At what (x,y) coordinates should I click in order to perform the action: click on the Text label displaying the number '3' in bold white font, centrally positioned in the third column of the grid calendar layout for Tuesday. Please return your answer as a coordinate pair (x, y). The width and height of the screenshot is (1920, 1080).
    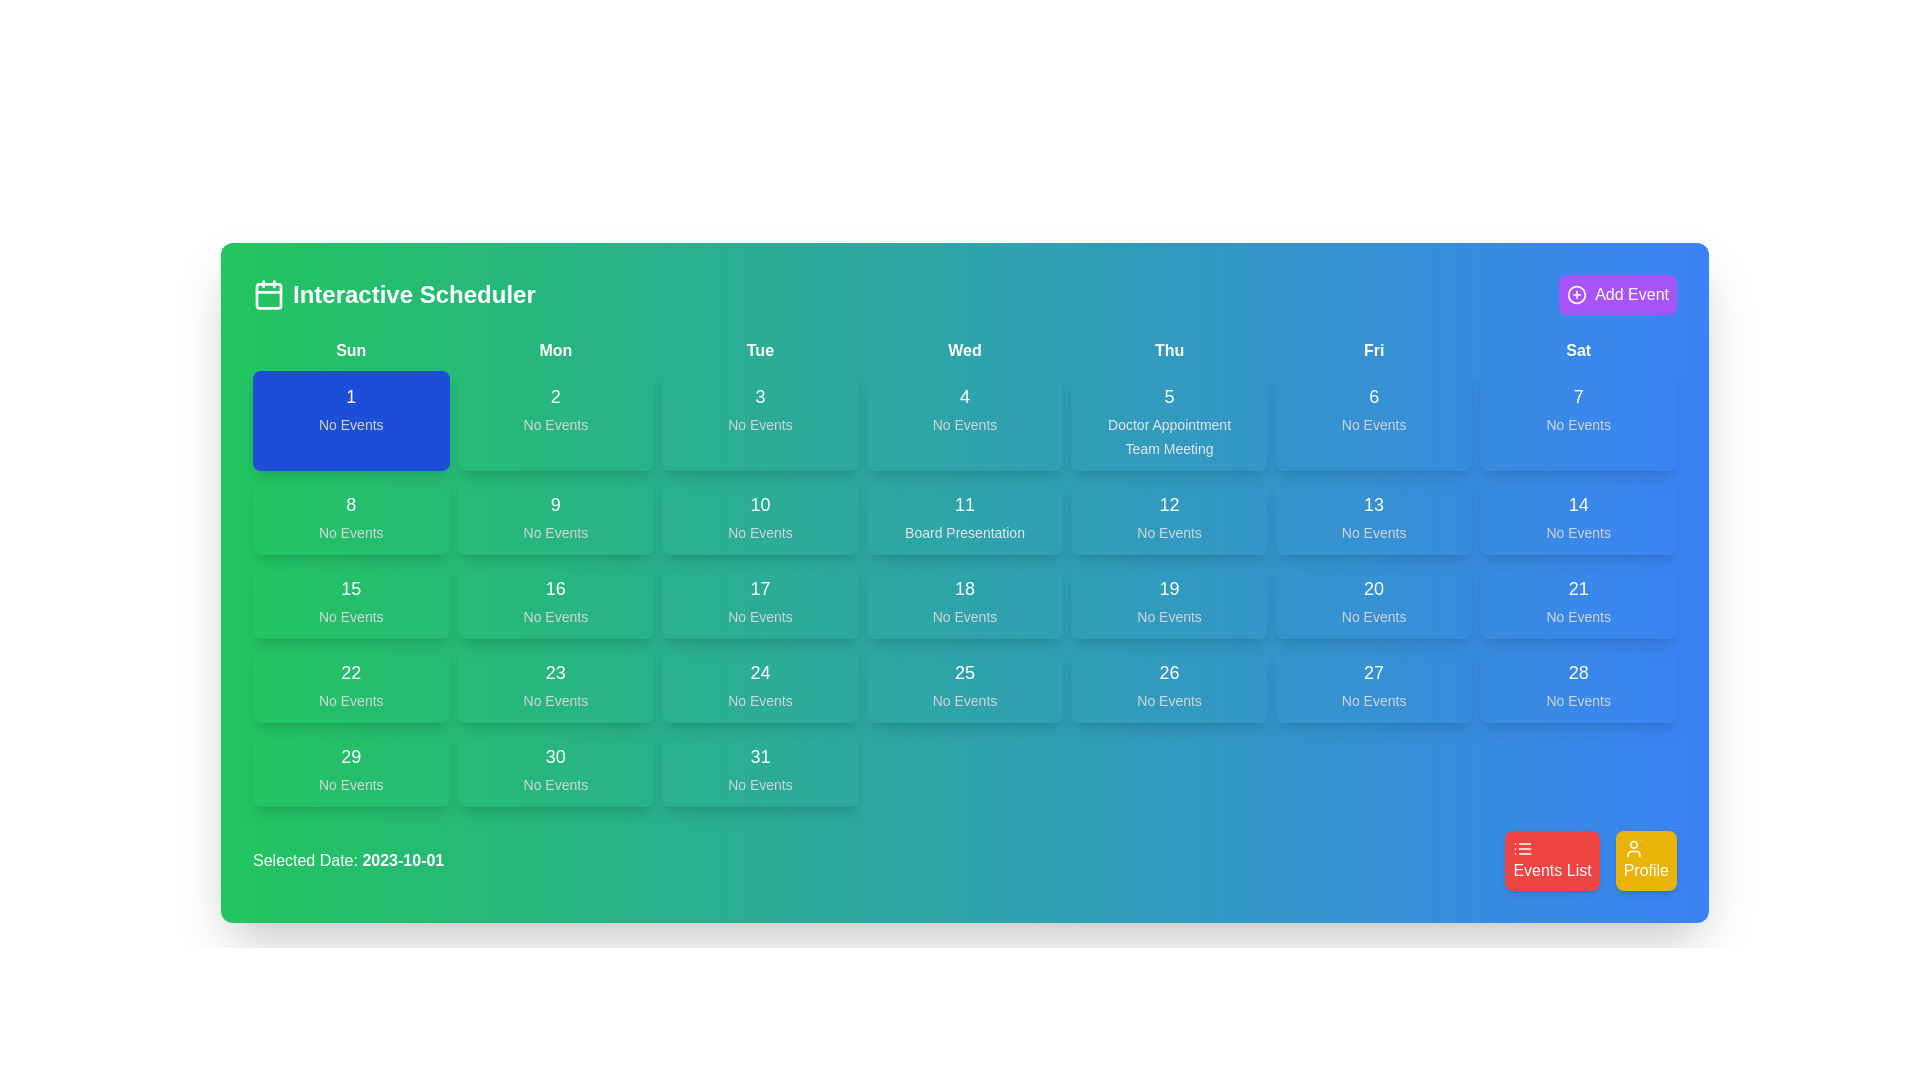
    Looking at the image, I should click on (759, 397).